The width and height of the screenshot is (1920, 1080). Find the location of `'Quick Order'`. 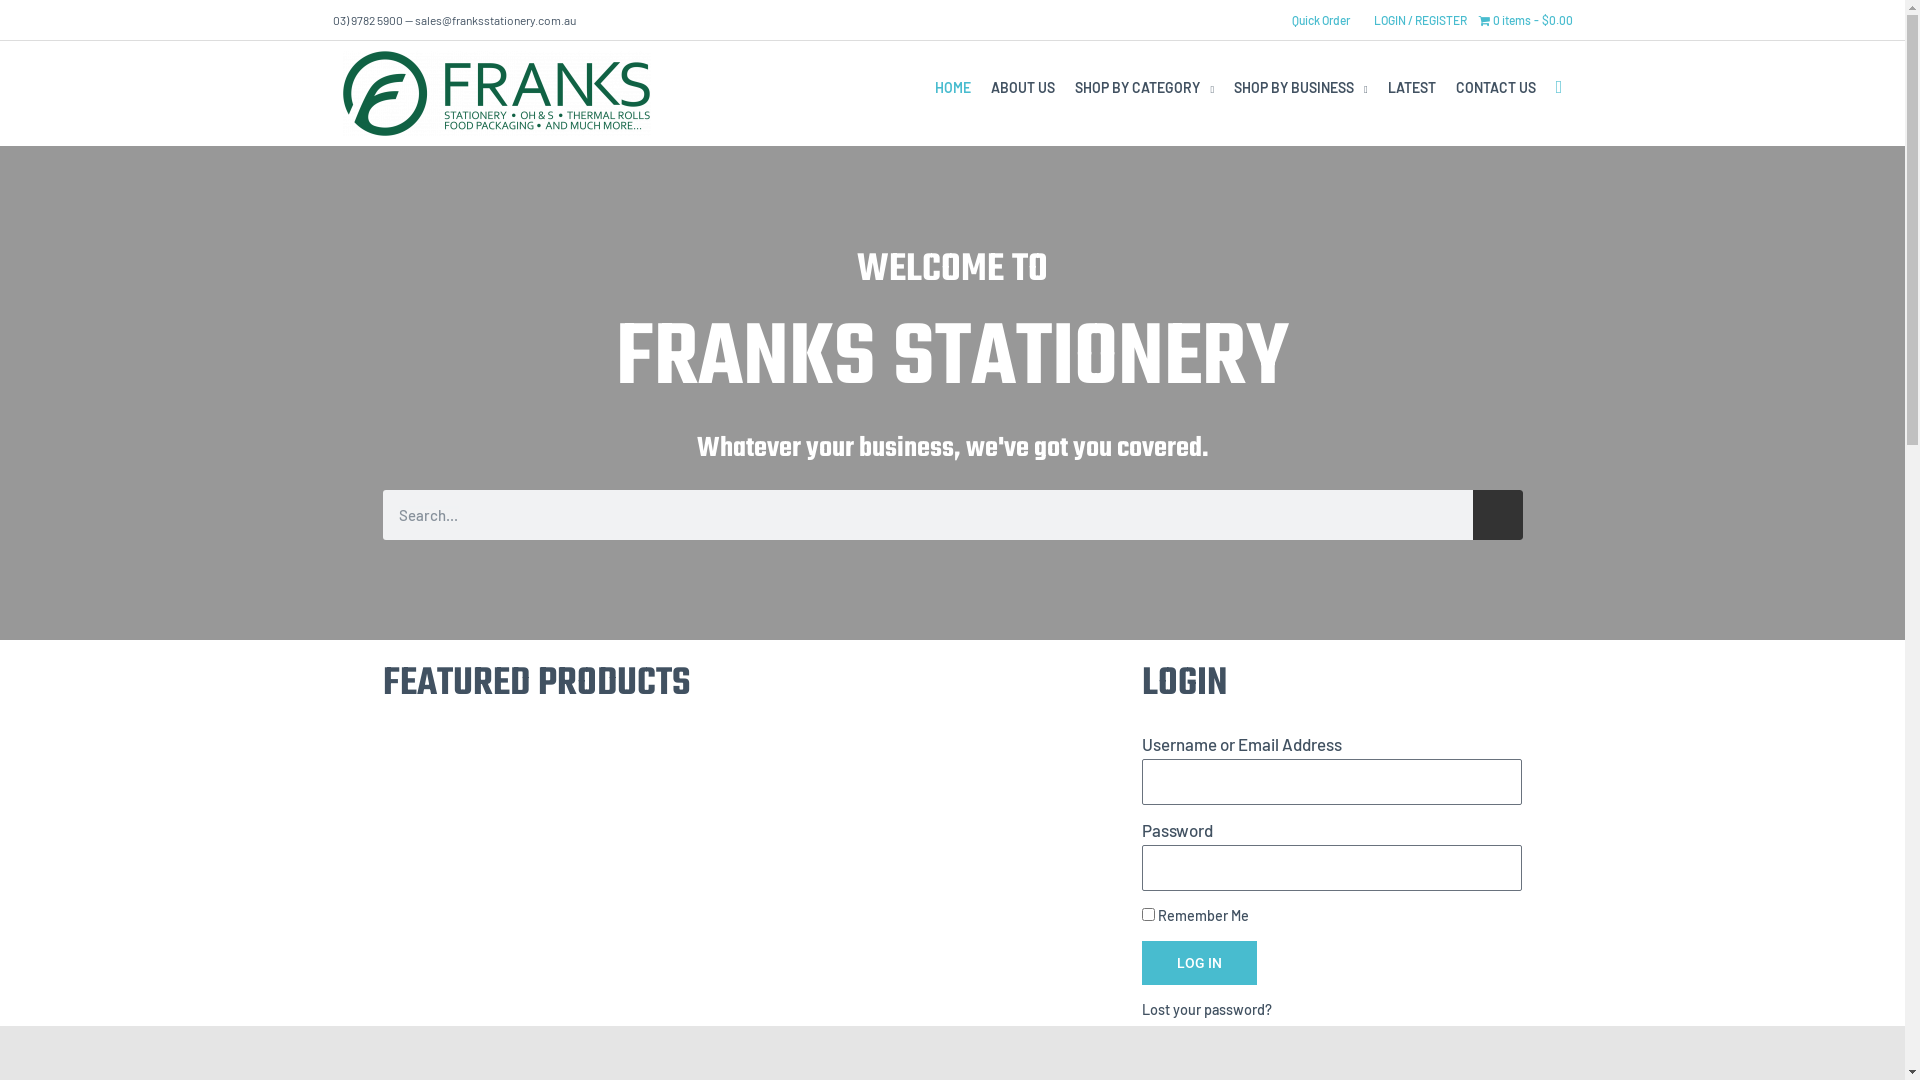

'Quick Order' is located at coordinates (1320, 19).